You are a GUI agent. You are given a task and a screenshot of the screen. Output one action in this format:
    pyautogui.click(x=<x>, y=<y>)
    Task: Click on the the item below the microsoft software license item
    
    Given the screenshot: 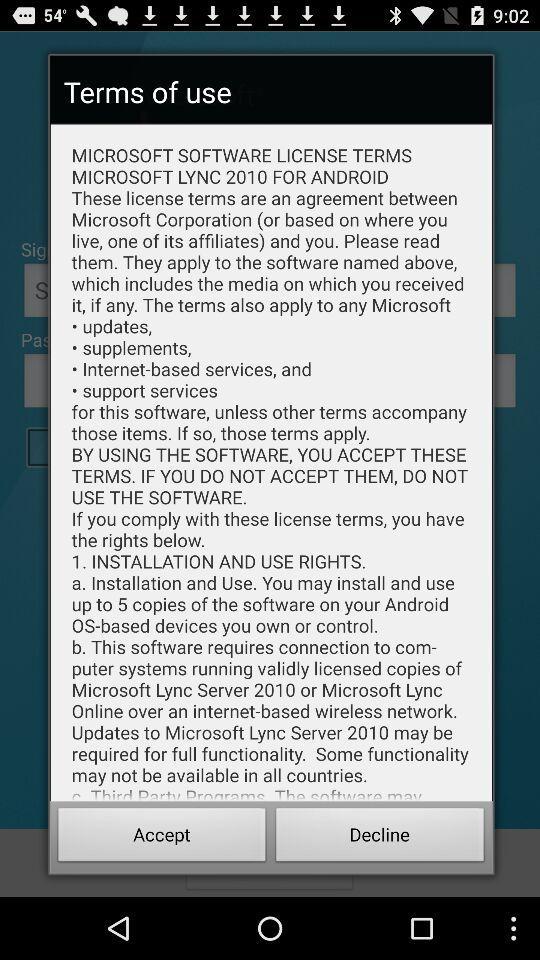 What is the action you would take?
    pyautogui.click(x=161, y=837)
    